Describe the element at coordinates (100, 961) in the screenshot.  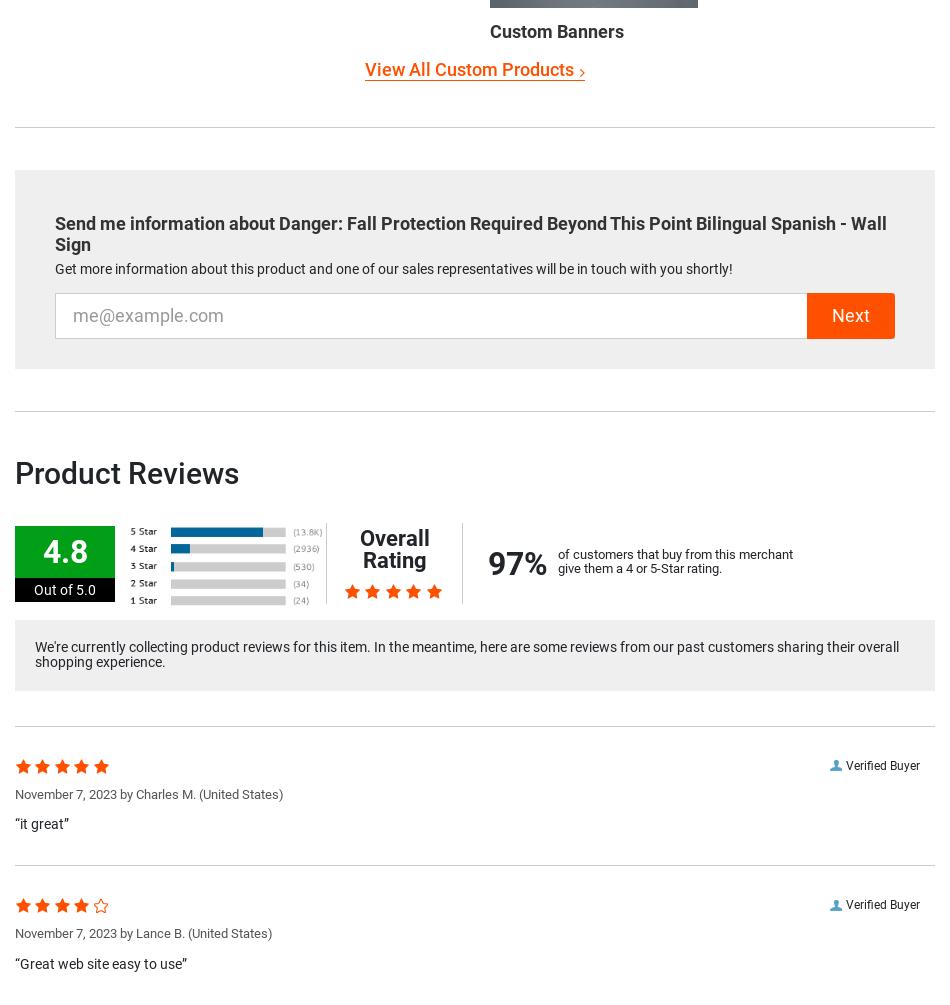
I see `'“Great web site easy to use”'` at that location.